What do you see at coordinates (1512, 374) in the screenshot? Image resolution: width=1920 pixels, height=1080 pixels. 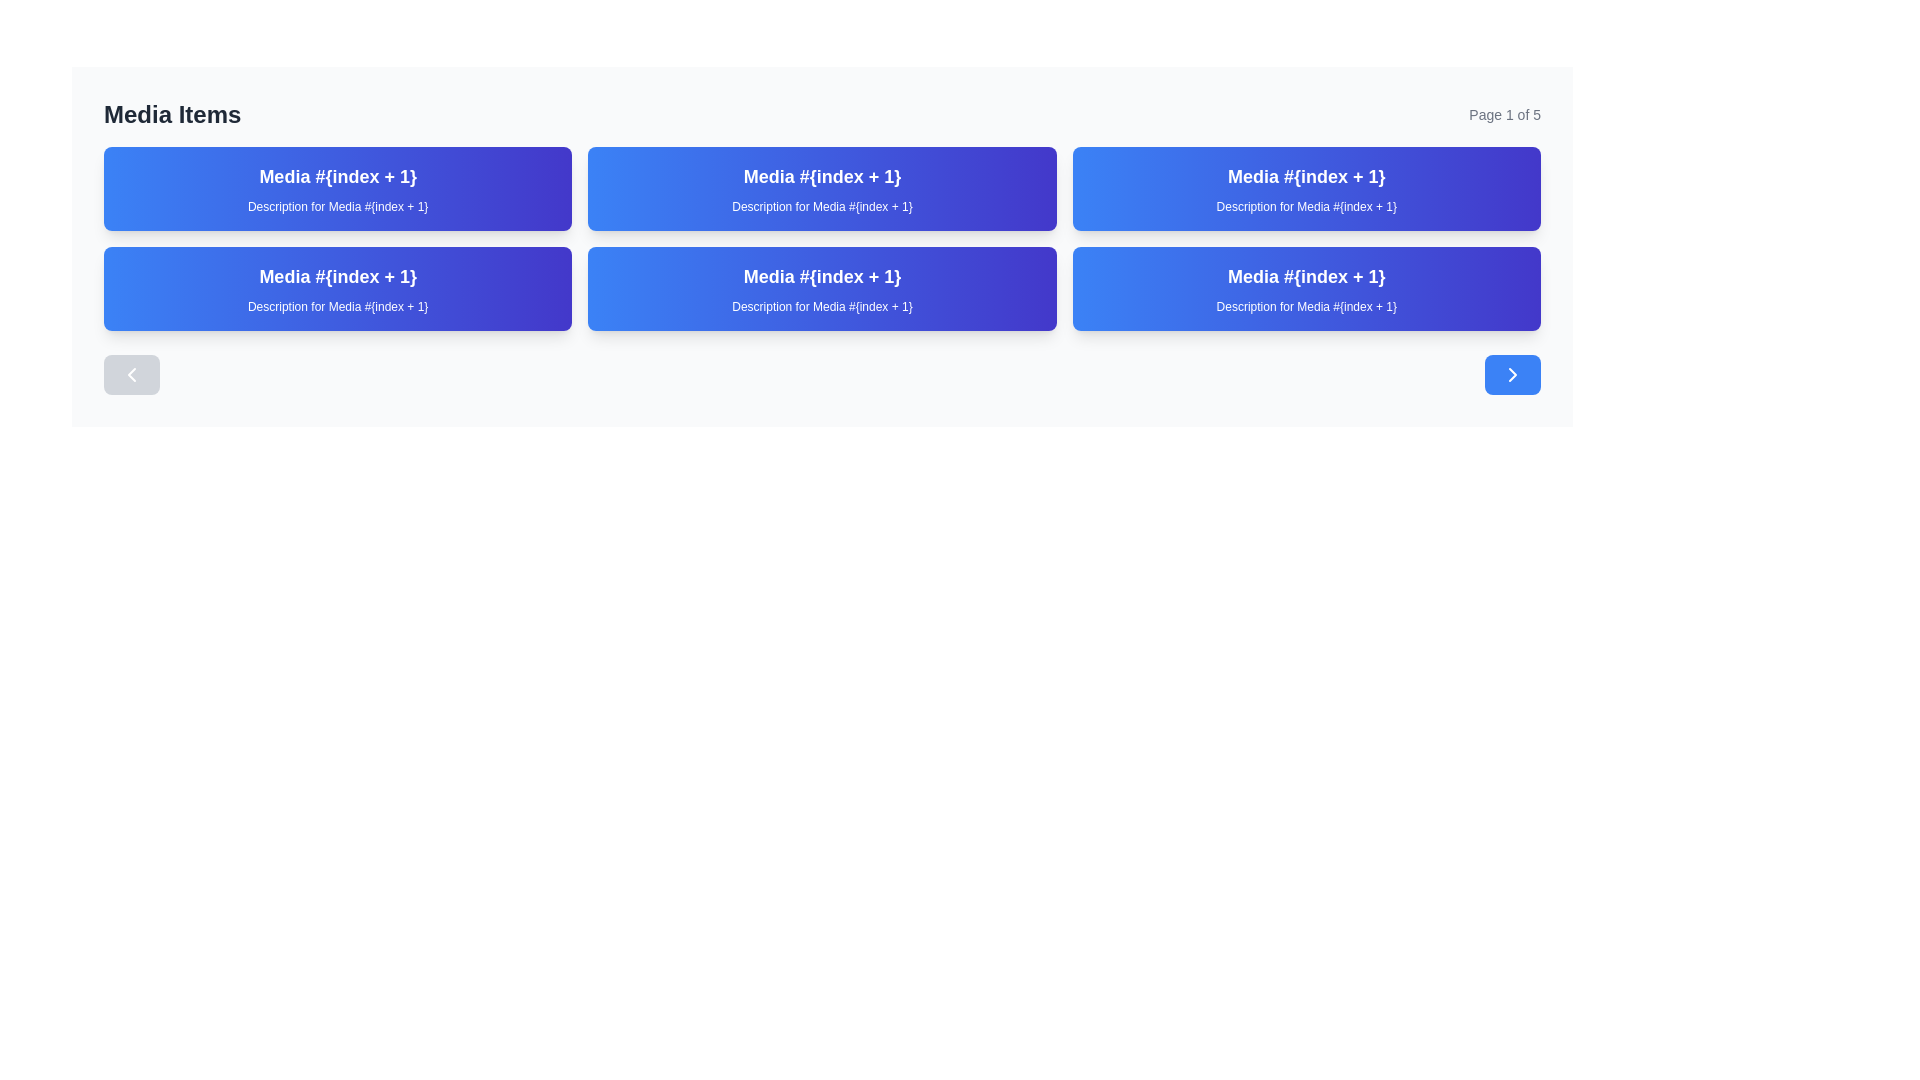 I see `the blue button with a white chevron pointing right` at bounding box center [1512, 374].